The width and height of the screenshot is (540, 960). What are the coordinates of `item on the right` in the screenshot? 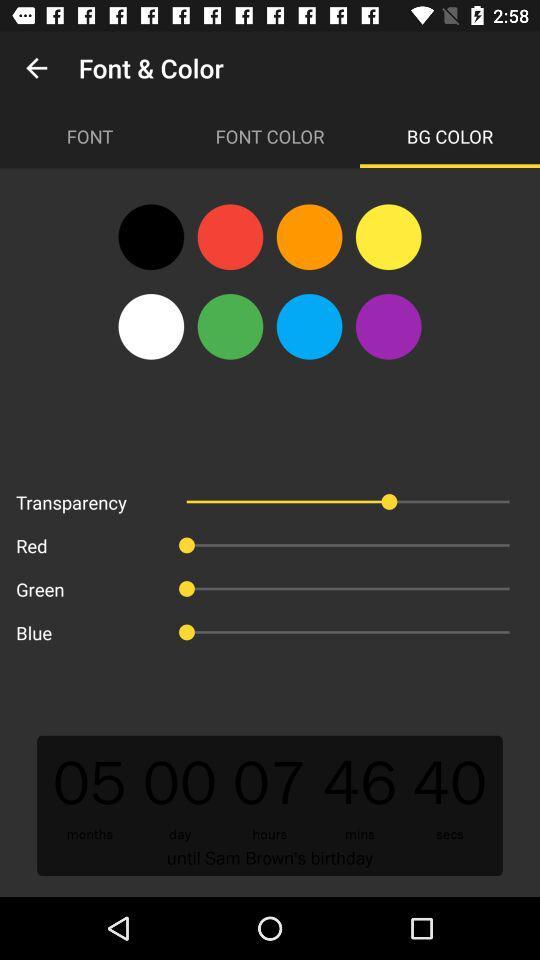 It's located at (388, 326).